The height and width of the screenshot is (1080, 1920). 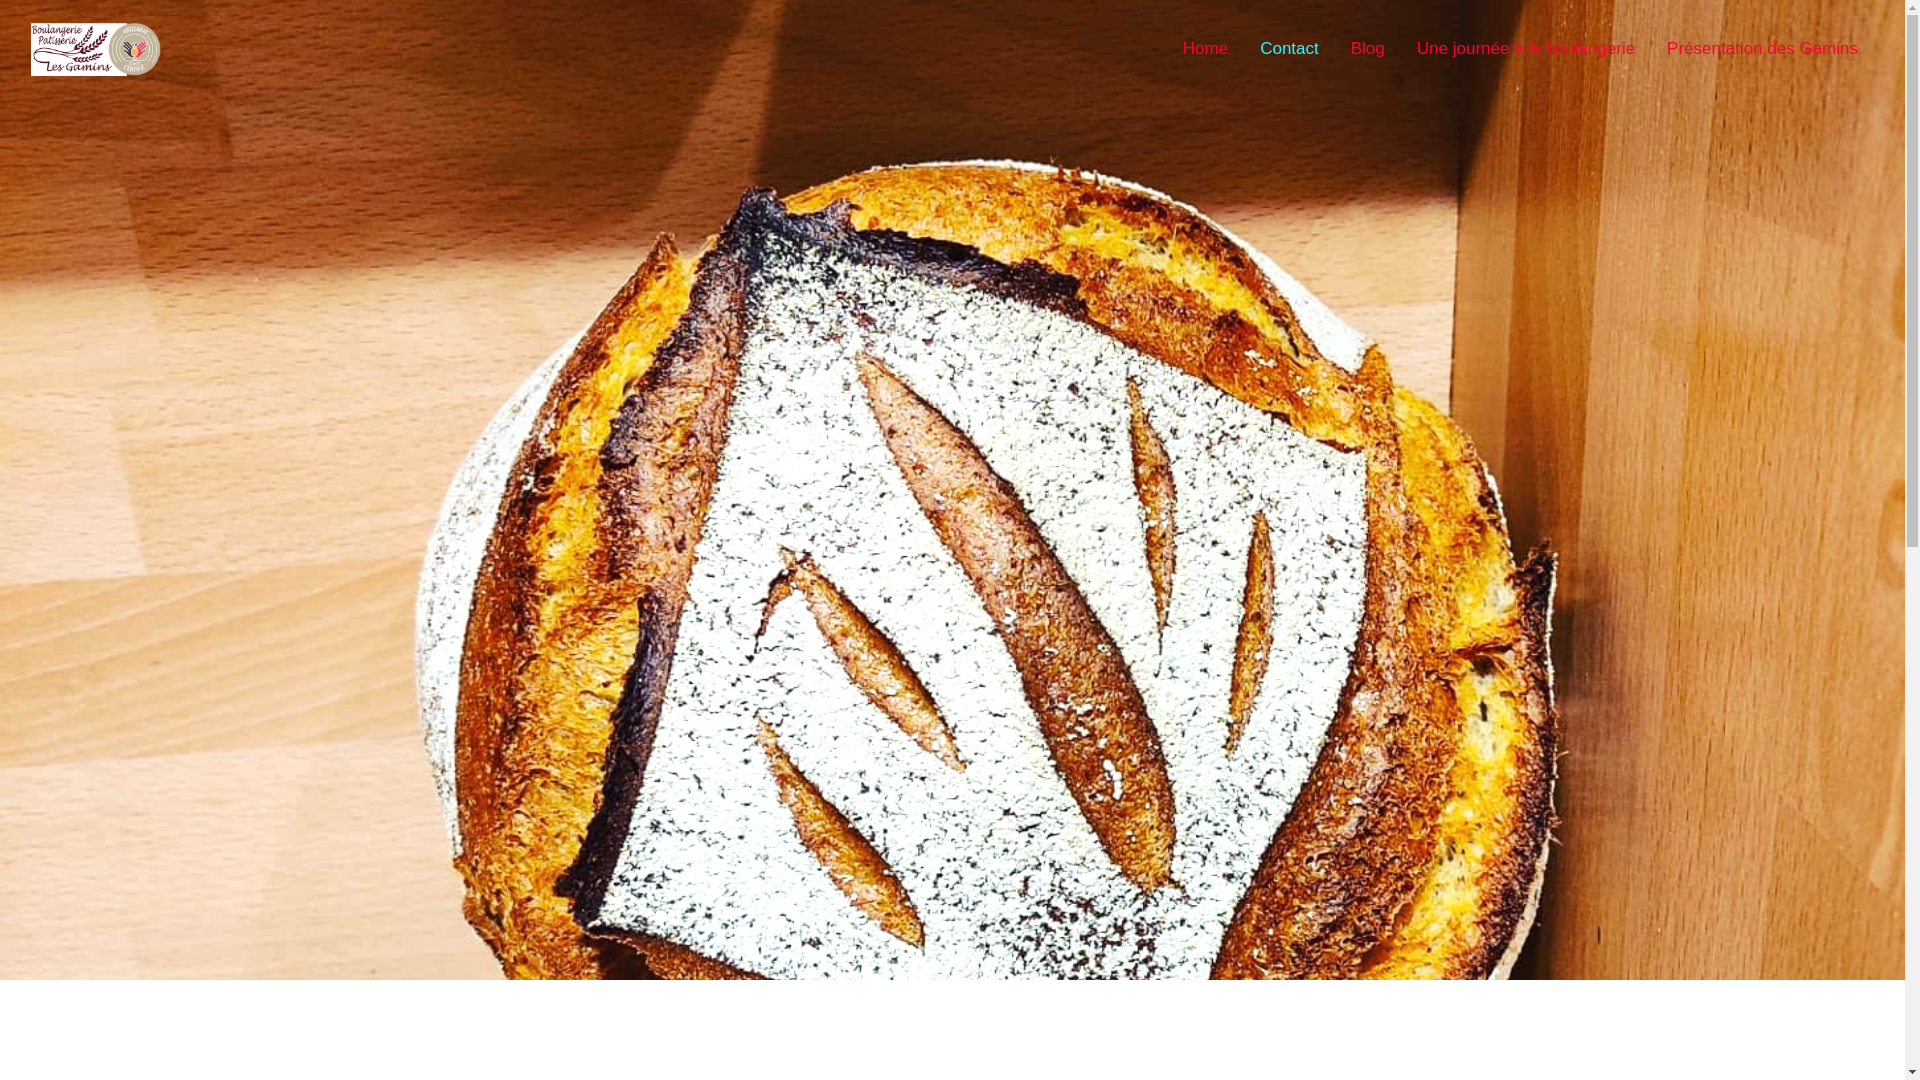 I want to click on 'Home', so click(x=1204, y=48).